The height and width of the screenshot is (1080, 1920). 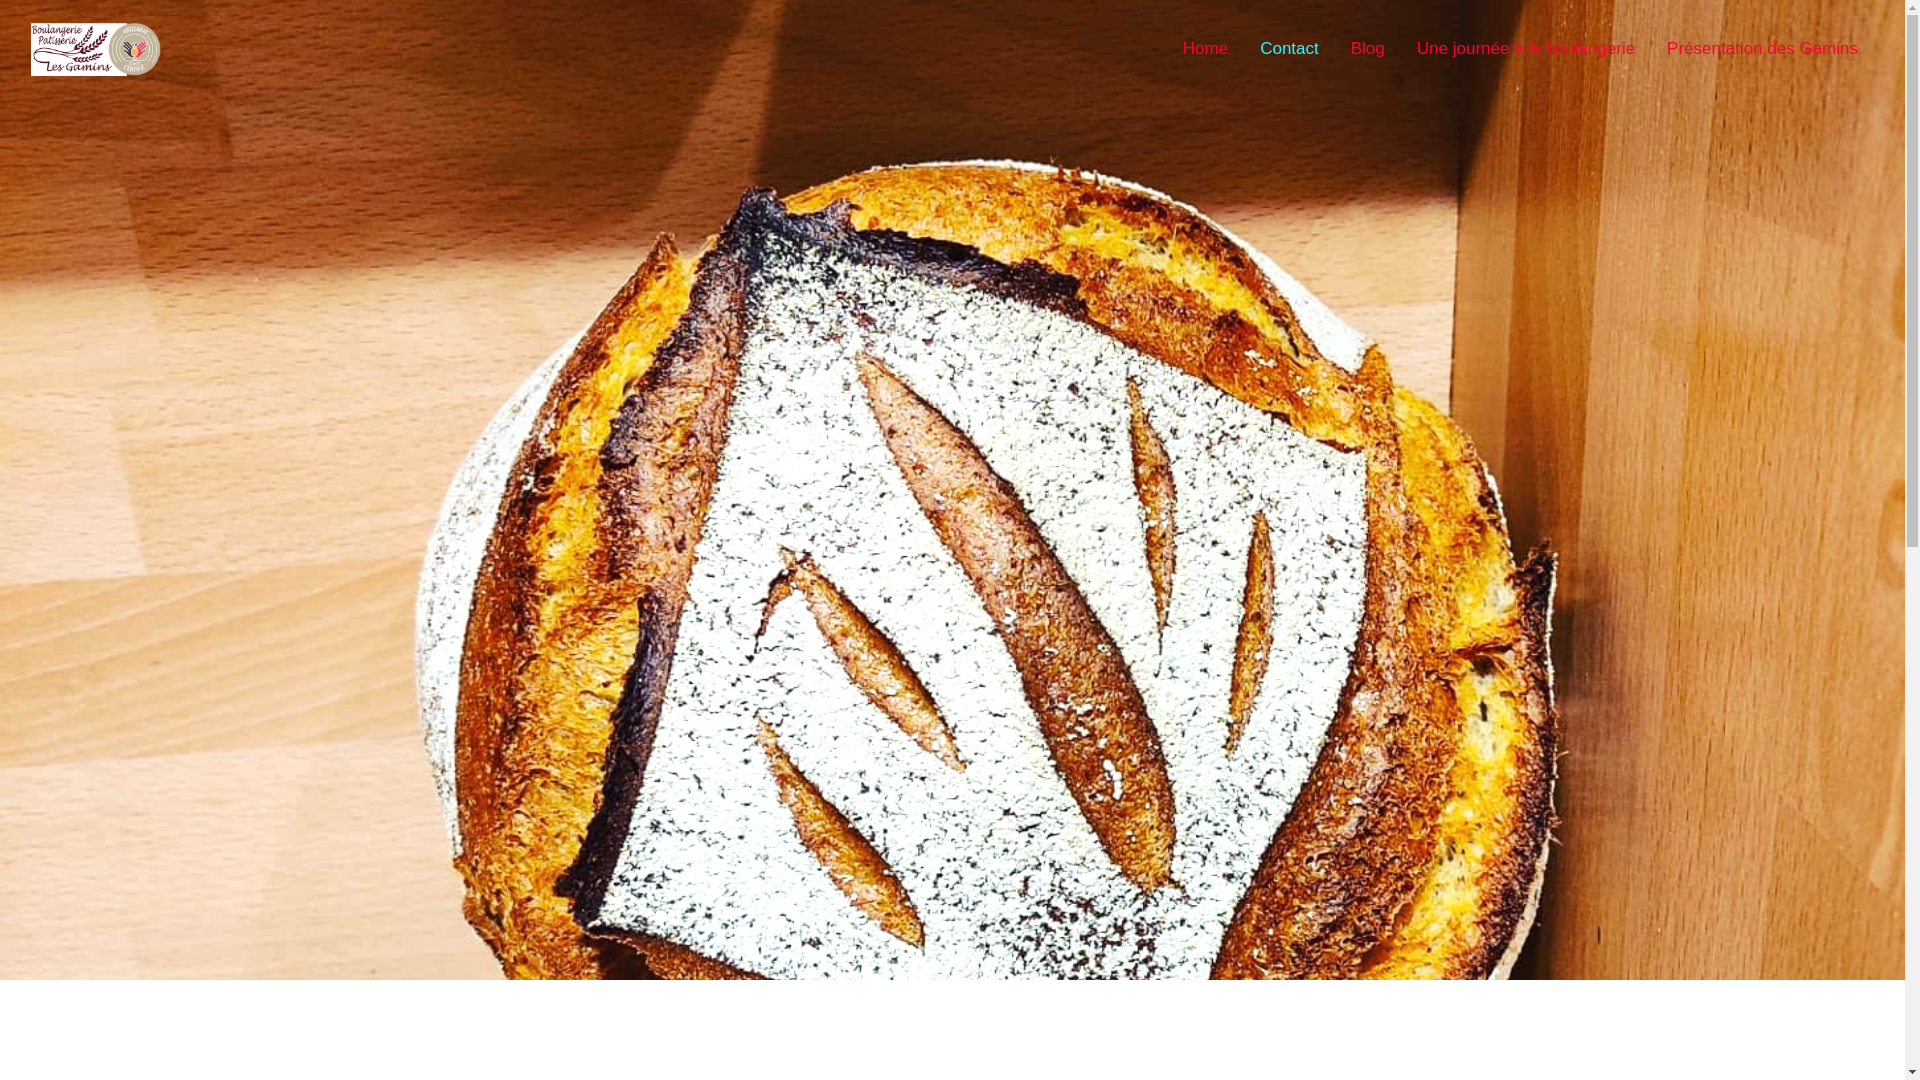 I want to click on 'Home', so click(x=1204, y=48).